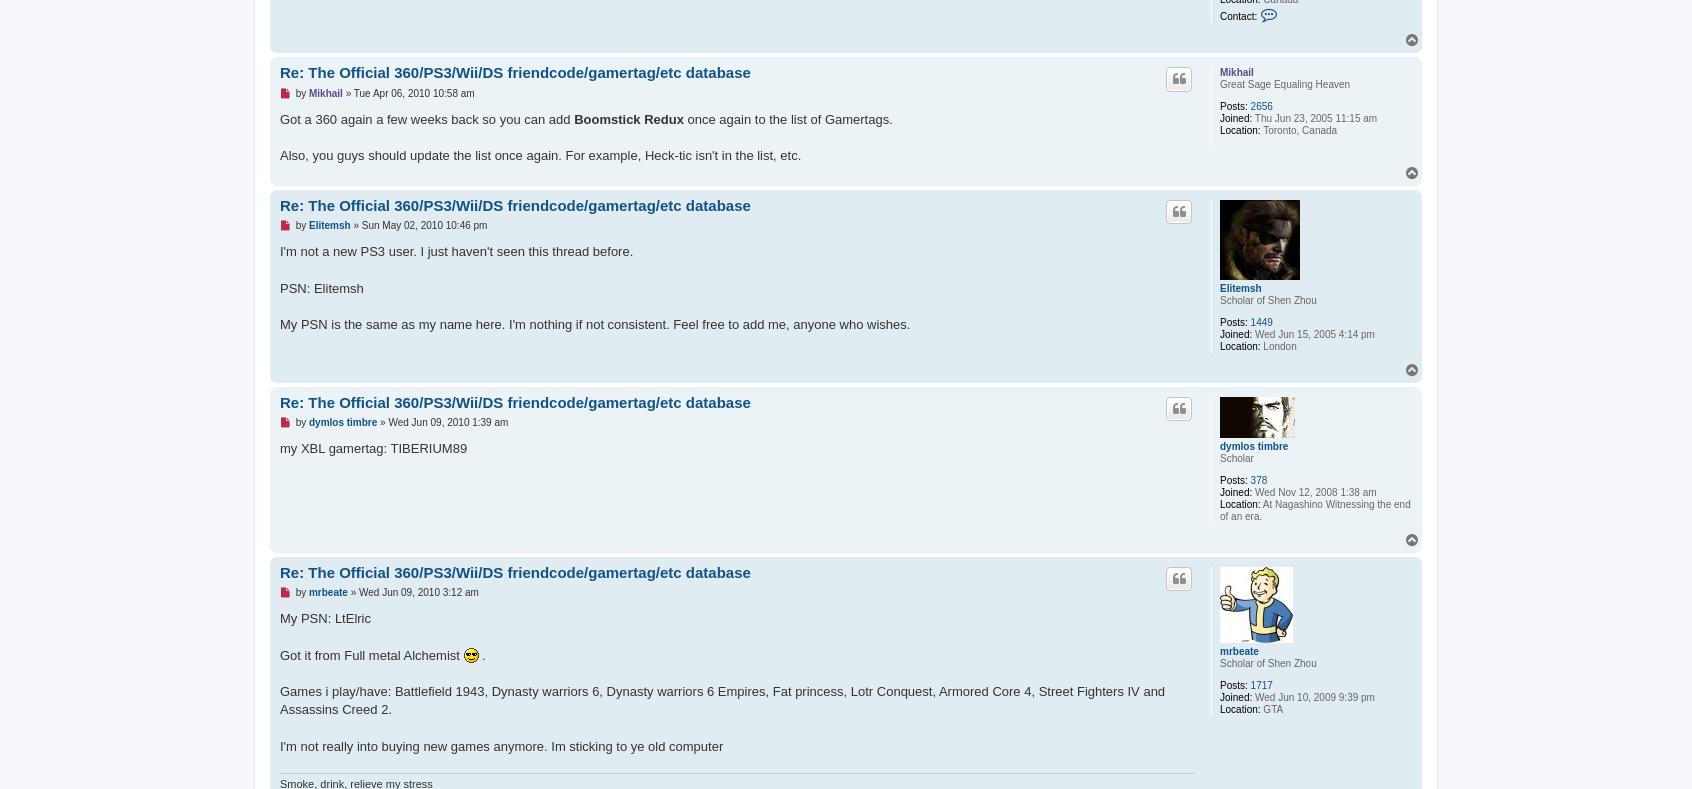  I want to click on '378', so click(1258, 479).